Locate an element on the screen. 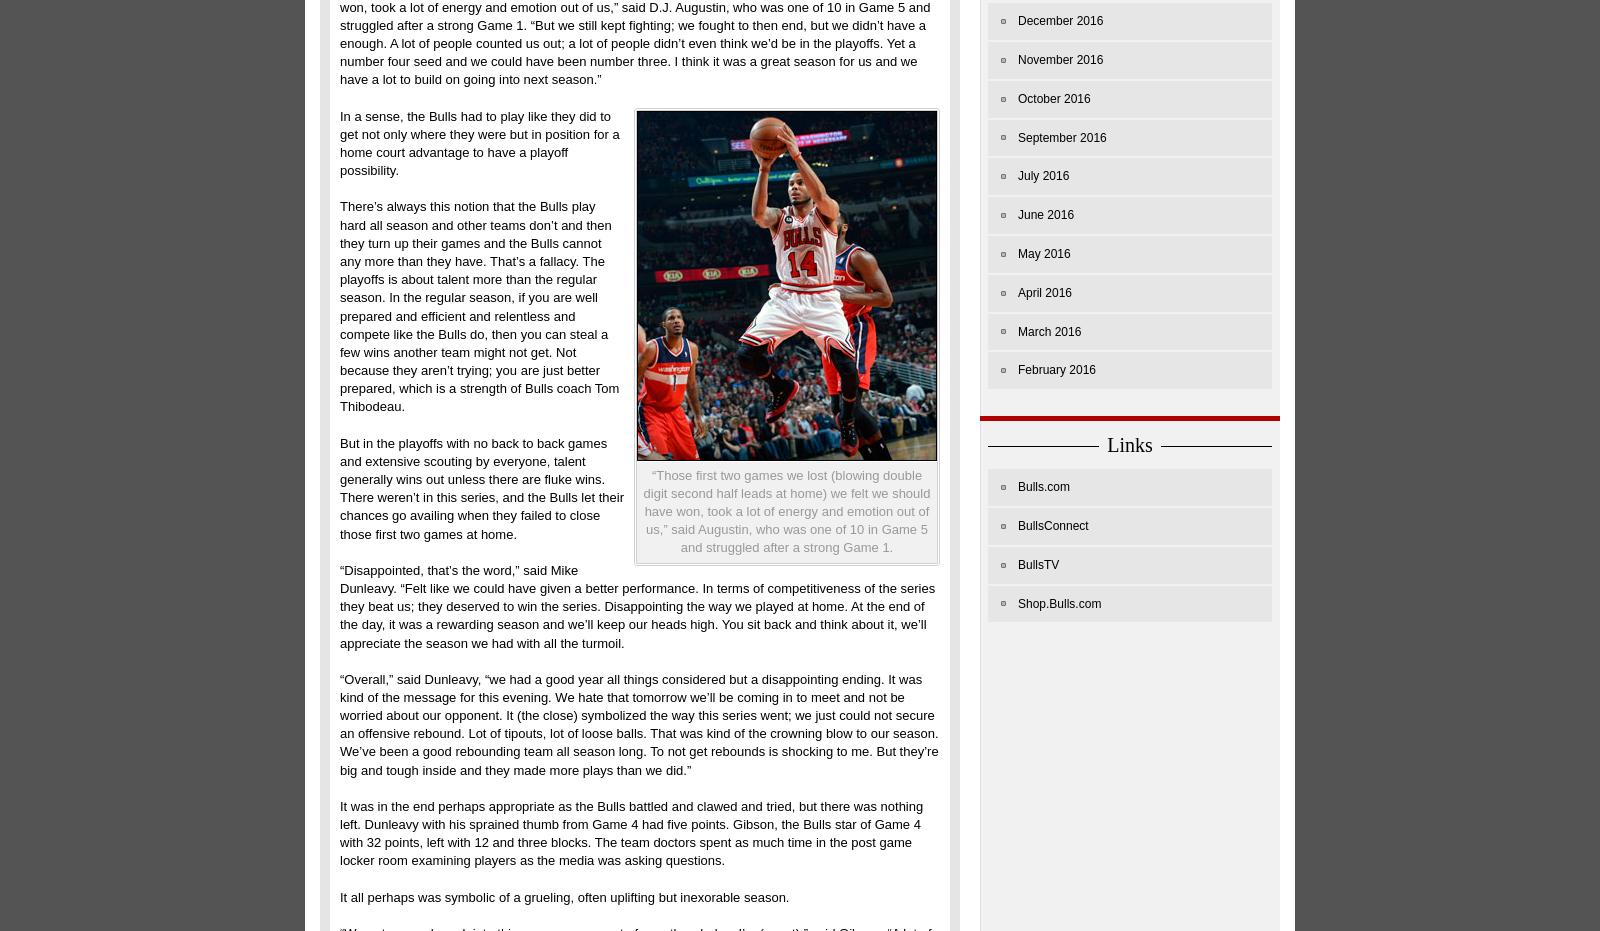 The image size is (1600, 931). 'Links' is located at coordinates (1129, 444).